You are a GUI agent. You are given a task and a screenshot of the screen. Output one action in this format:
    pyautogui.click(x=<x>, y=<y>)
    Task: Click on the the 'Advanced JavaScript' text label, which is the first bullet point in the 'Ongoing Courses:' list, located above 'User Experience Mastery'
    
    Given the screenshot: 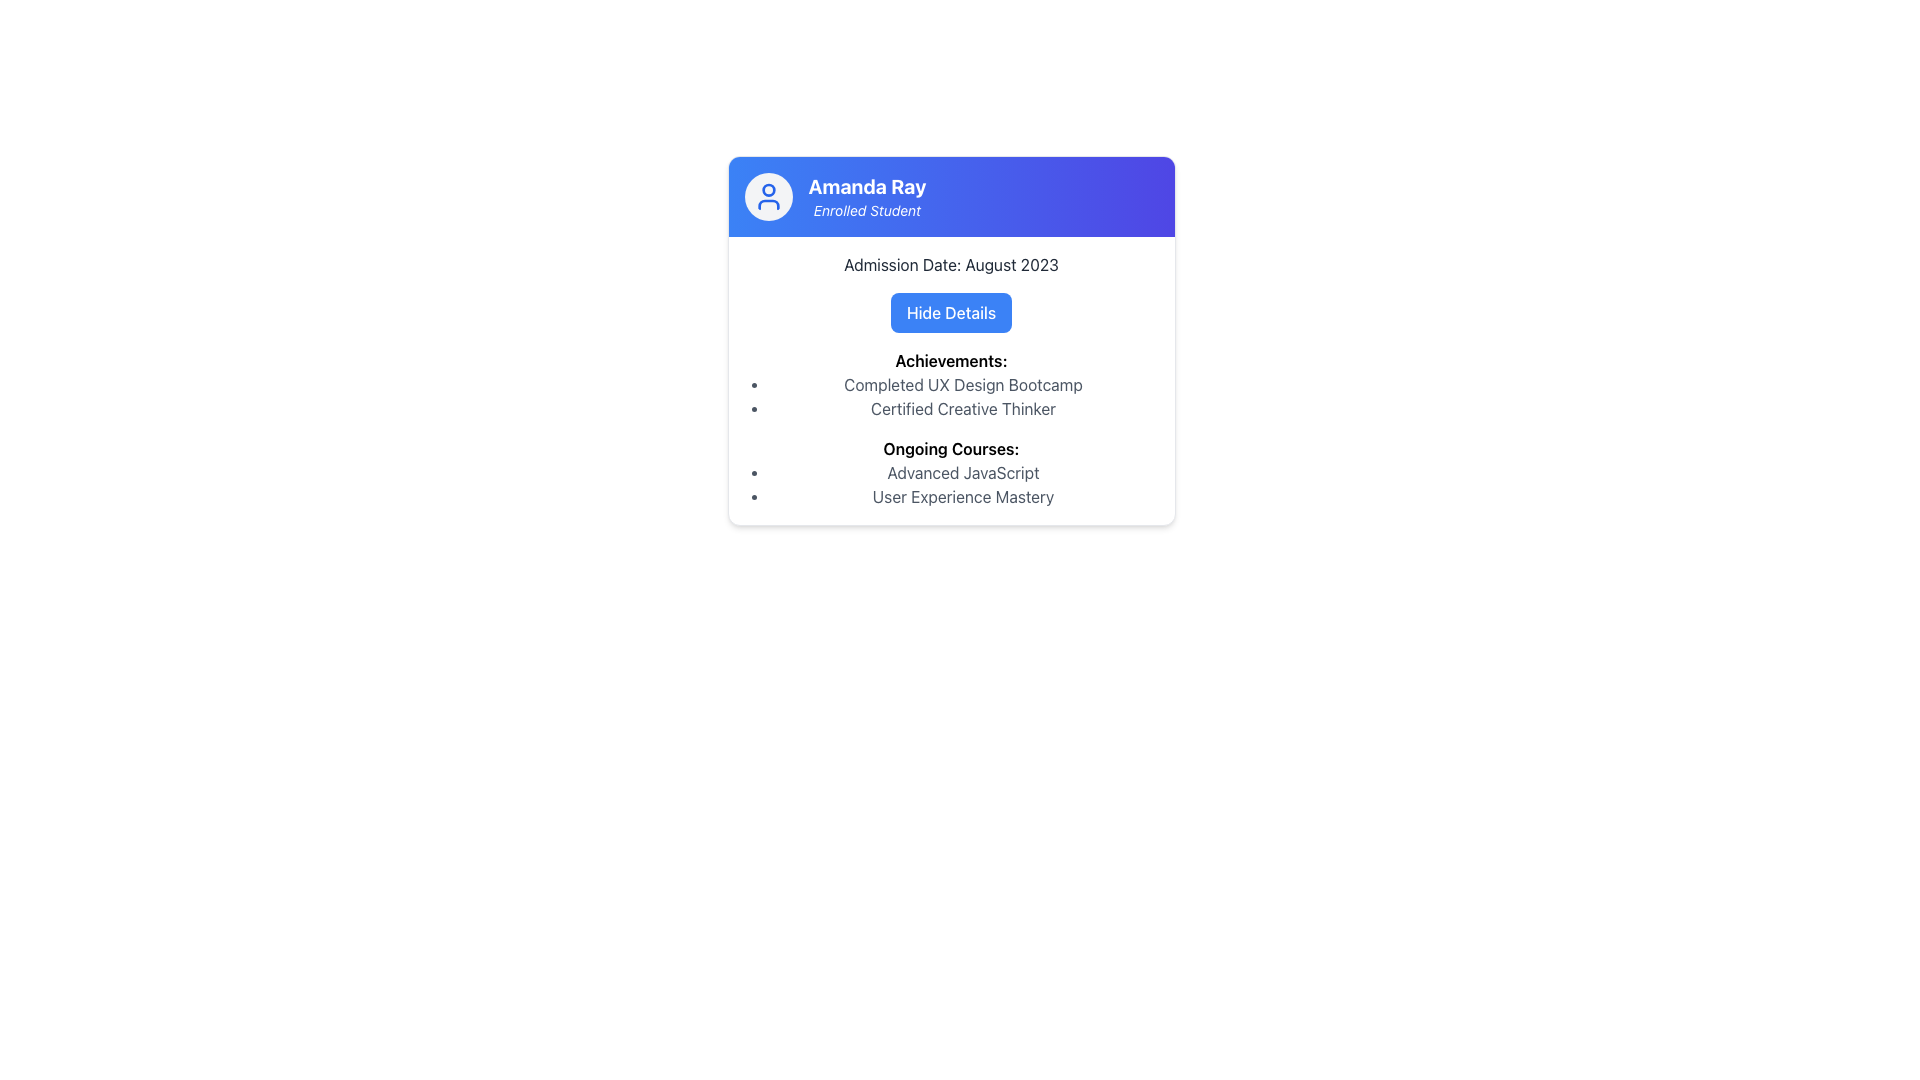 What is the action you would take?
    pyautogui.click(x=963, y=473)
    